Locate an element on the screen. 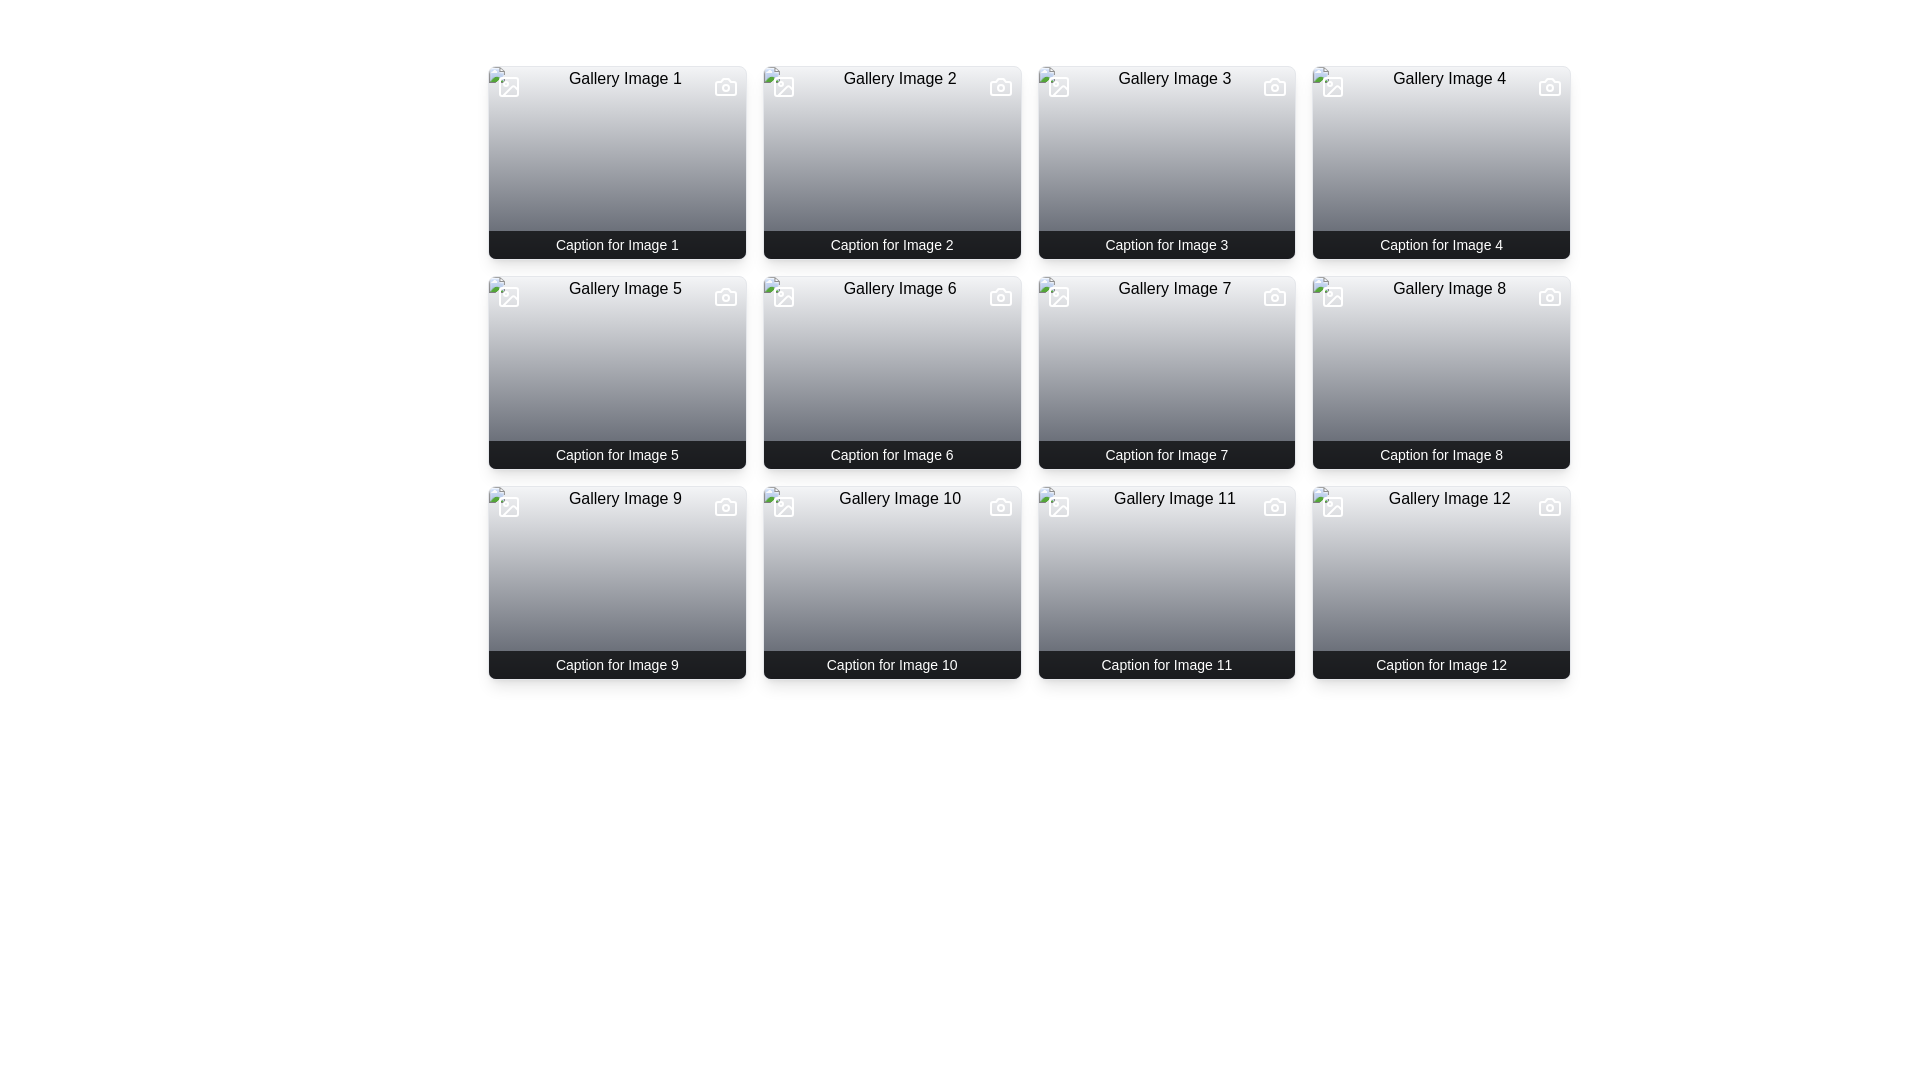 This screenshot has height=1080, width=1920. the camera icon located at the top-right corner of the second card titled 'Gallery Image 2', which represents functionality related to photography or images is located at coordinates (1000, 86).